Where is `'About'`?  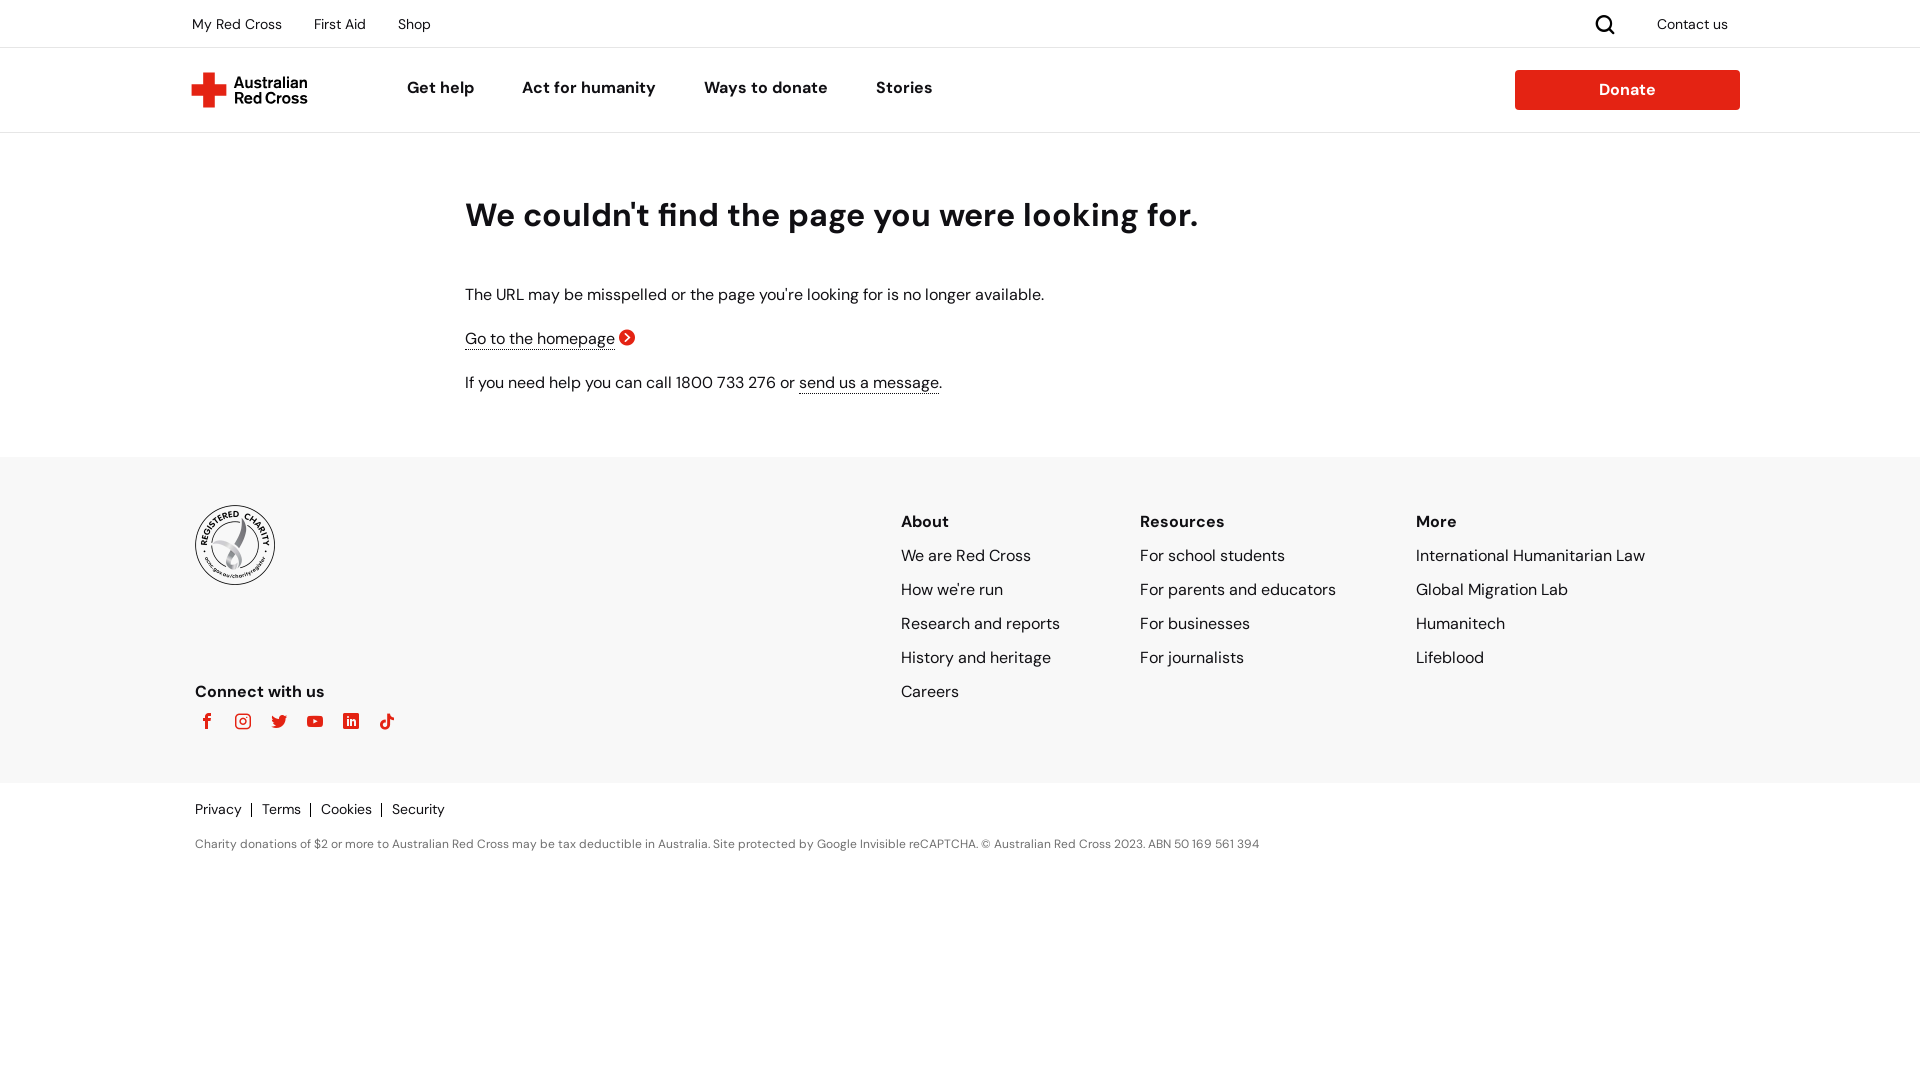 'About' is located at coordinates (924, 520).